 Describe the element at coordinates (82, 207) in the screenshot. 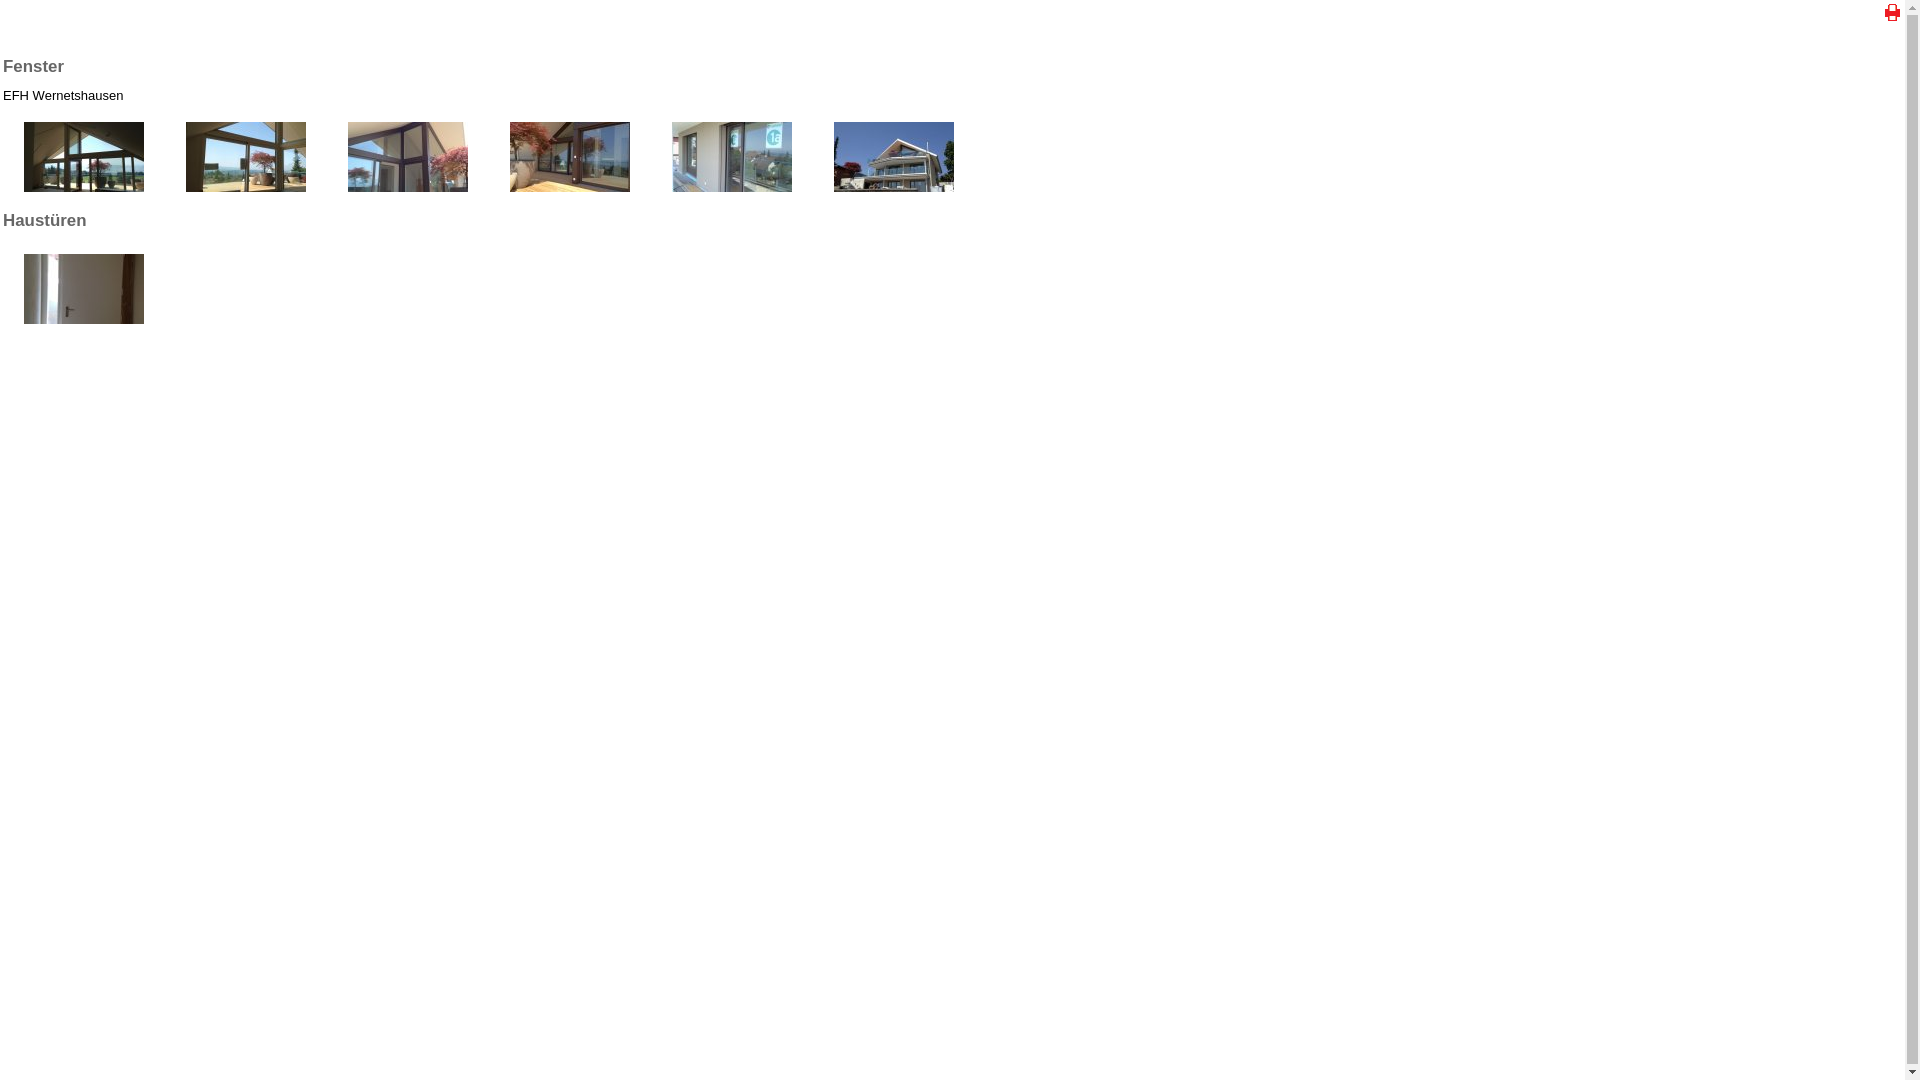

I see `'EFH Wernetshausen'` at that location.